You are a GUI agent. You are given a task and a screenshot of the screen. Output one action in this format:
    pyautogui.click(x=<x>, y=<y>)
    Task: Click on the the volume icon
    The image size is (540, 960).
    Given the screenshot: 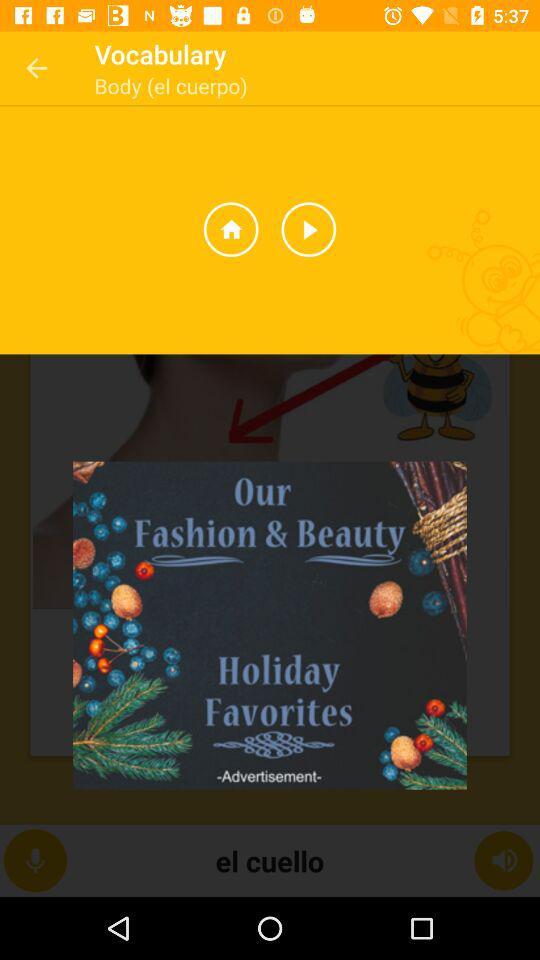 What is the action you would take?
    pyautogui.click(x=503, y=859)
    